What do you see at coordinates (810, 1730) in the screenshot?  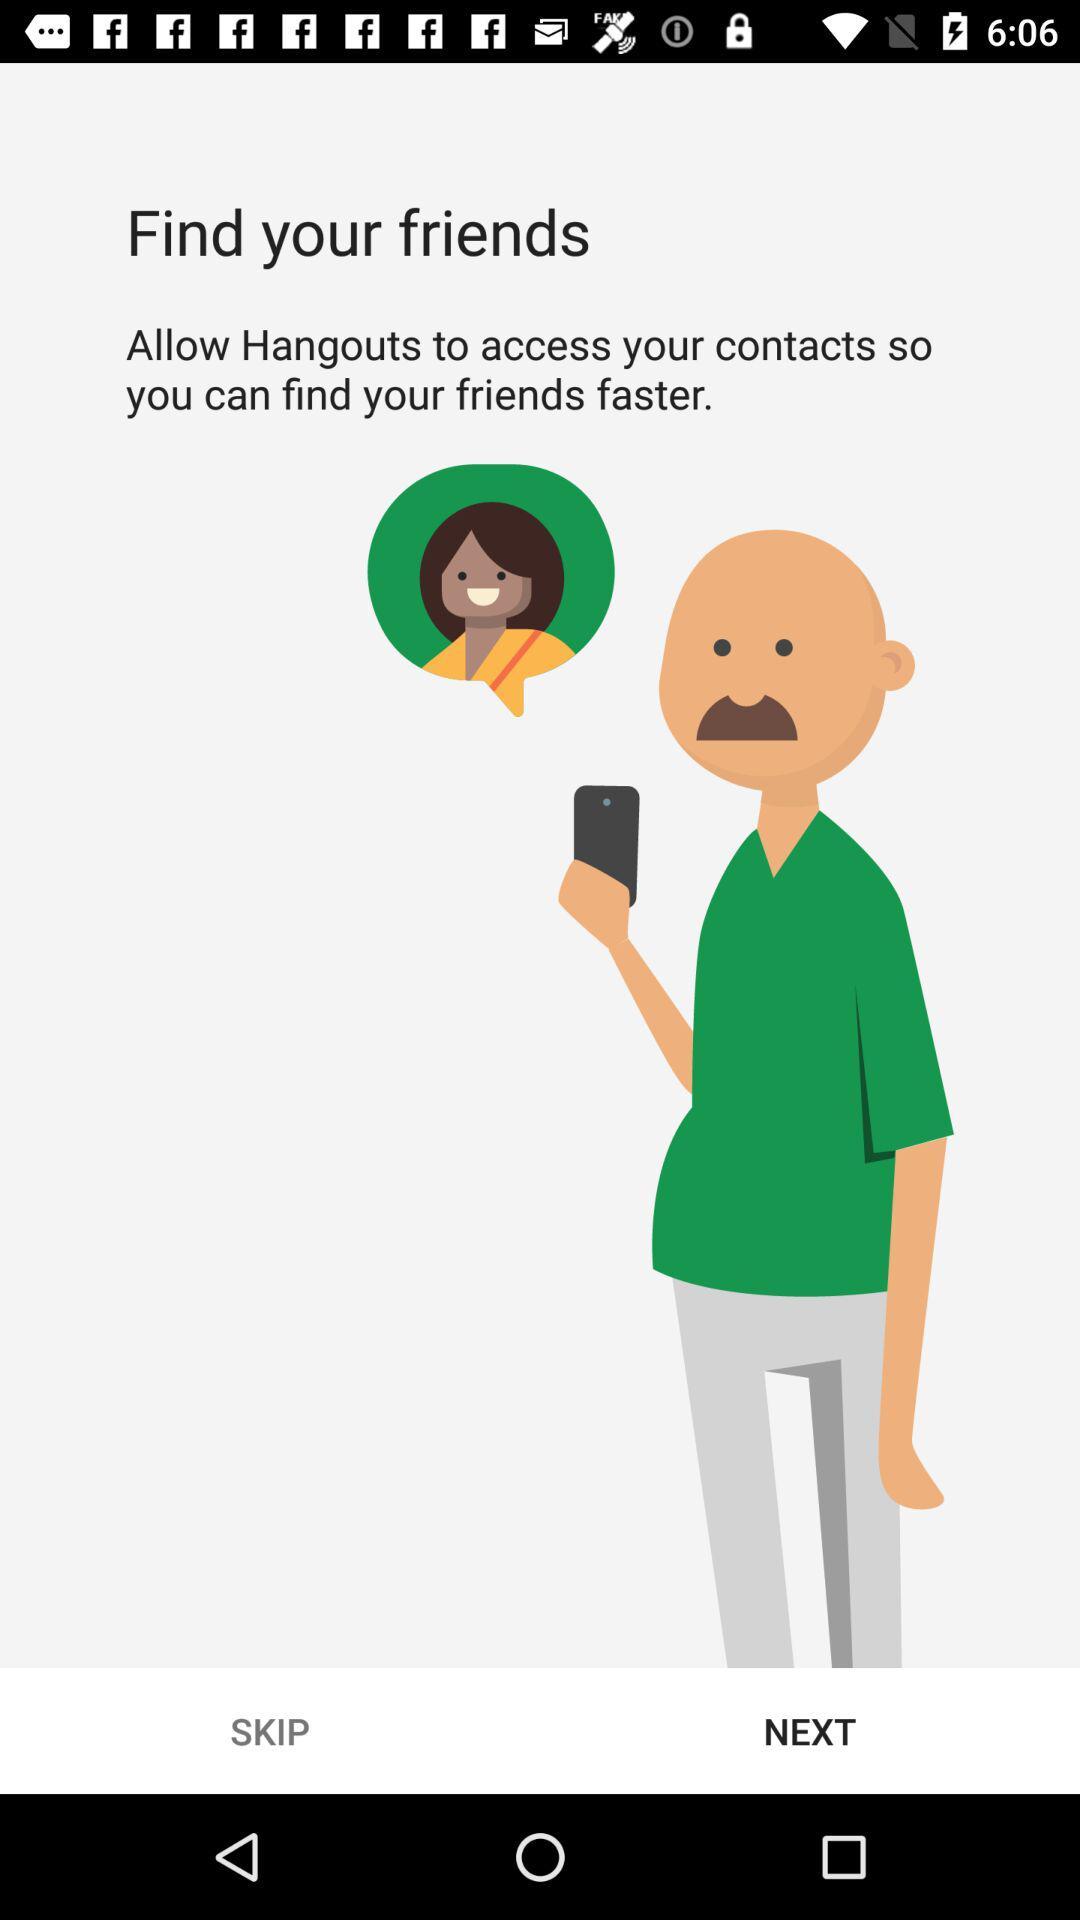 I see `item next to the skip icon` at bounding box center [810, 1730].